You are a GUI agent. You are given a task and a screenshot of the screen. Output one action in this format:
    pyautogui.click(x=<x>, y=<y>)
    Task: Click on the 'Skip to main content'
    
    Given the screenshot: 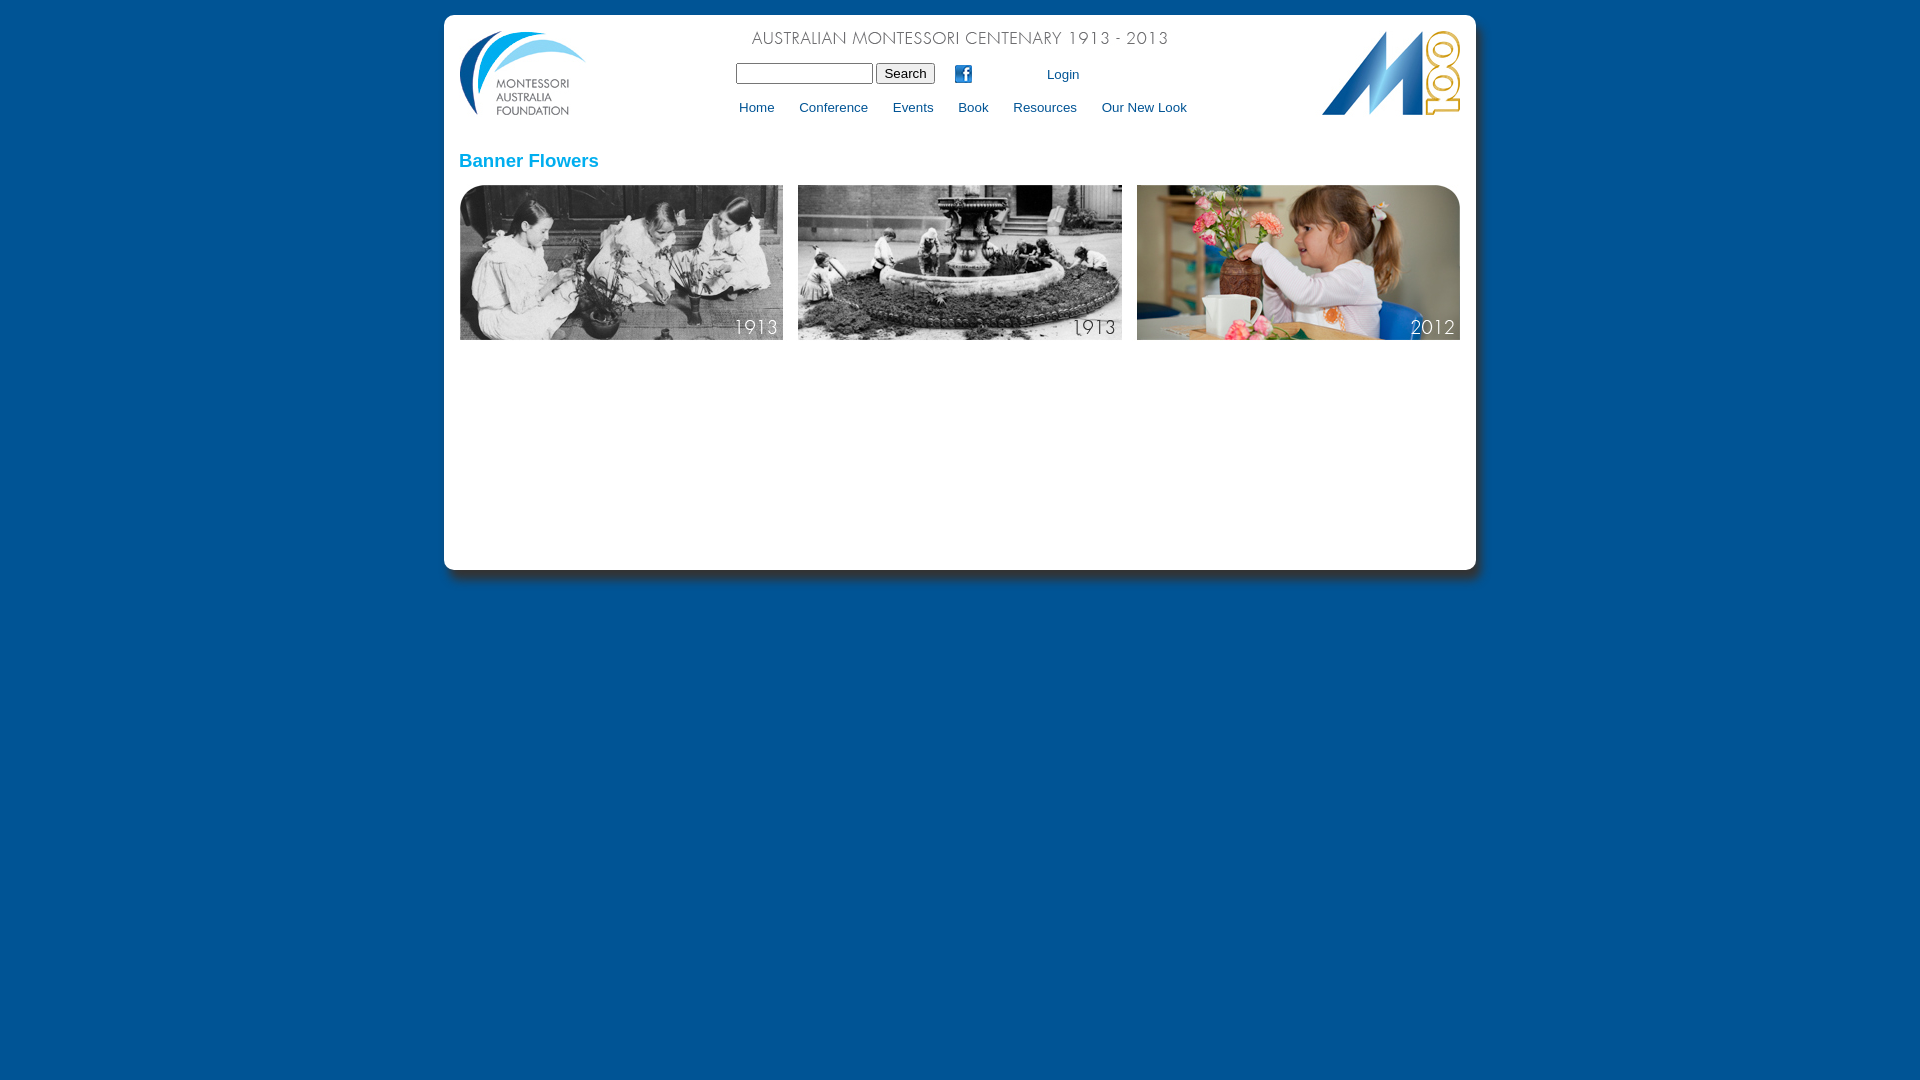 What is the action you would take?
    pyautogui.click(x=1020, y=15)
    